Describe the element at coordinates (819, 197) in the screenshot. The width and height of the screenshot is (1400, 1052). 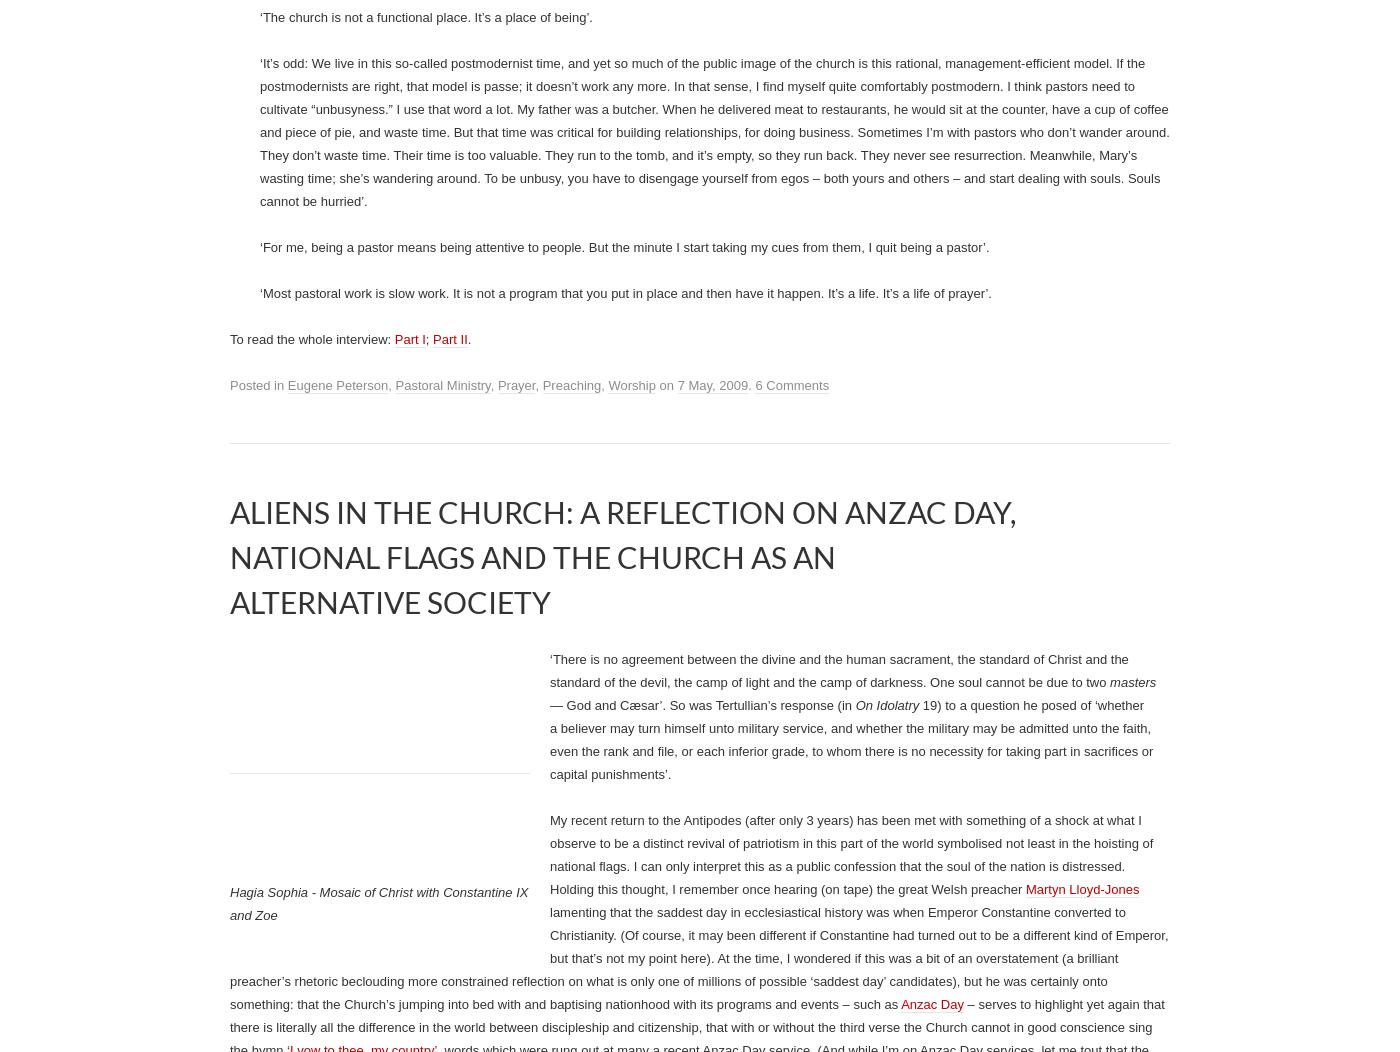
I see `'‘I don’t ever want to convey that our primary job as pastors is to fix a problem. Our primary work is to make saints. We’re in the saint-making business. If we enter the human-potential business, we’ve lost our calling’.'` at that location.